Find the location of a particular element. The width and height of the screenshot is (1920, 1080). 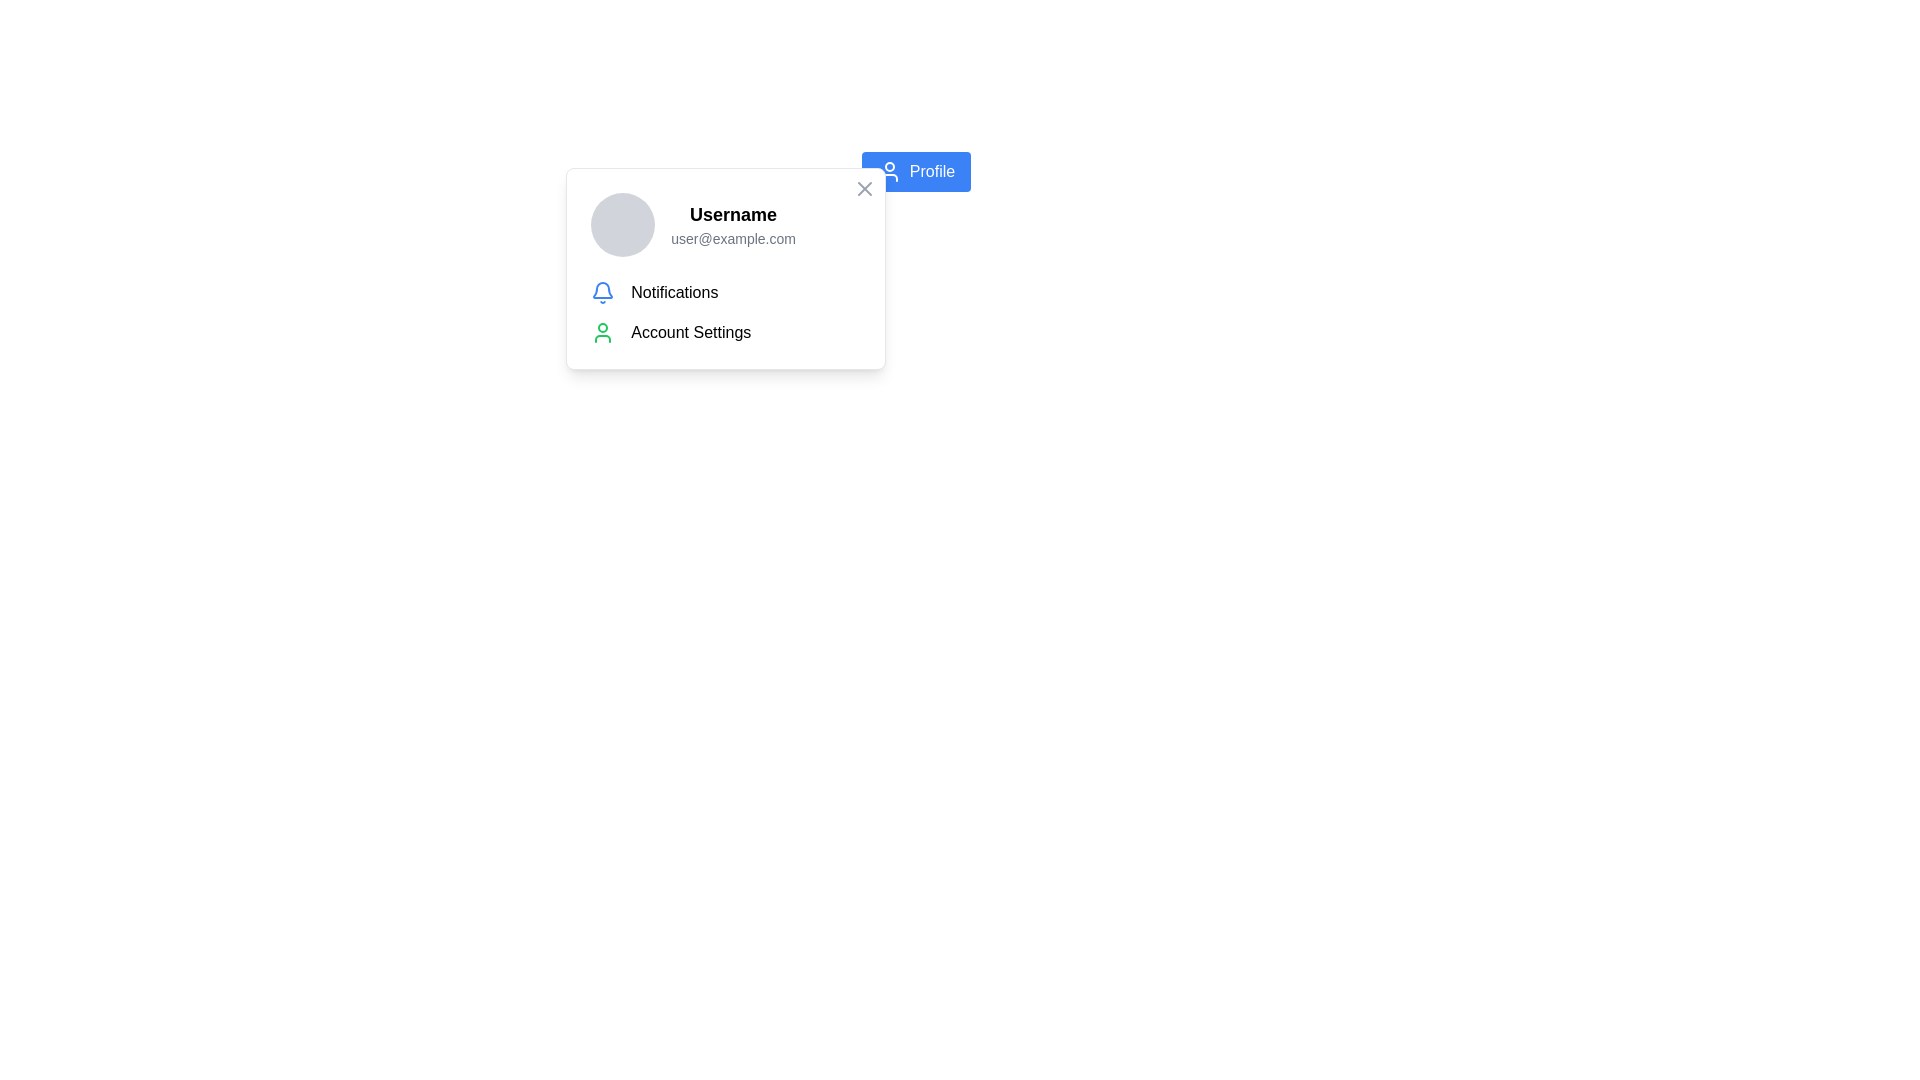

the close button (icon-based) located at the top right corner of the user profile card is located at coordinates (865, 189).